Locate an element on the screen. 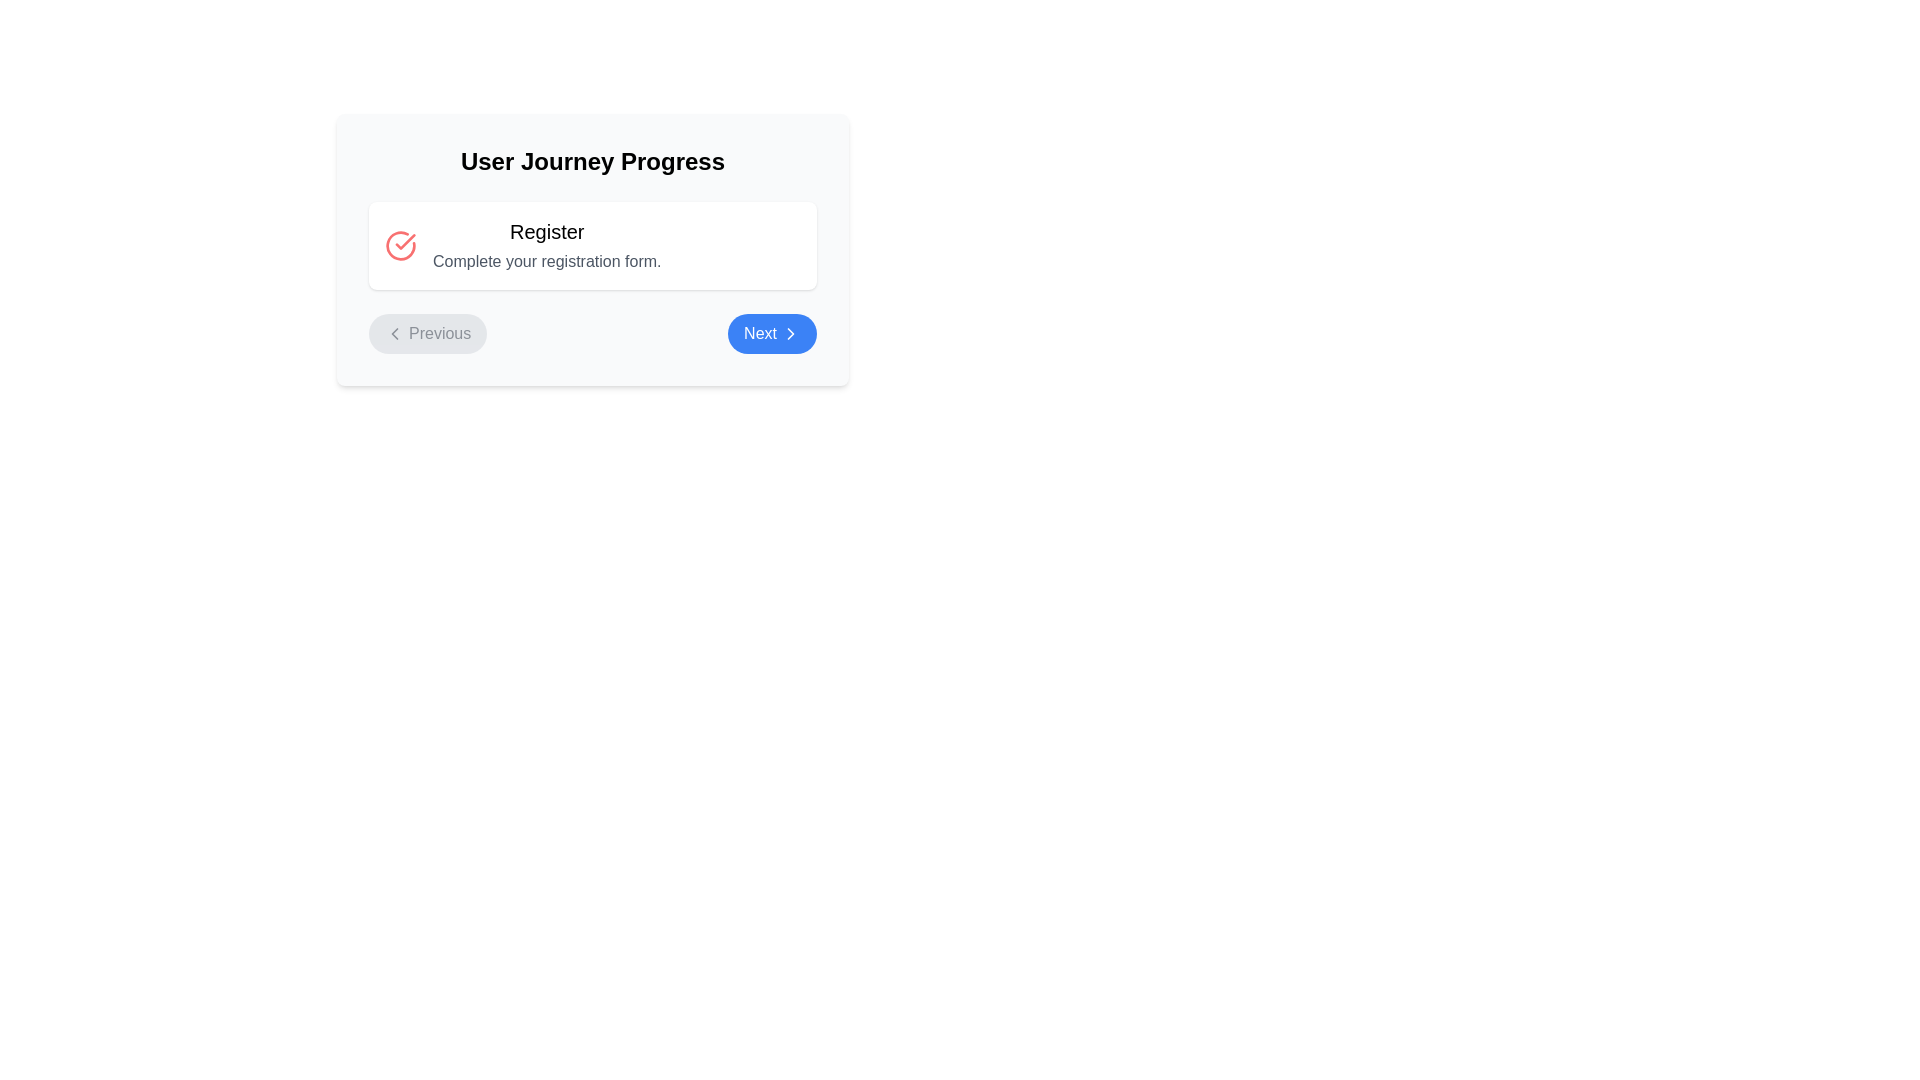  the navigation button located on the right side of the horizontal grouping is located at coordinates (771, 333).